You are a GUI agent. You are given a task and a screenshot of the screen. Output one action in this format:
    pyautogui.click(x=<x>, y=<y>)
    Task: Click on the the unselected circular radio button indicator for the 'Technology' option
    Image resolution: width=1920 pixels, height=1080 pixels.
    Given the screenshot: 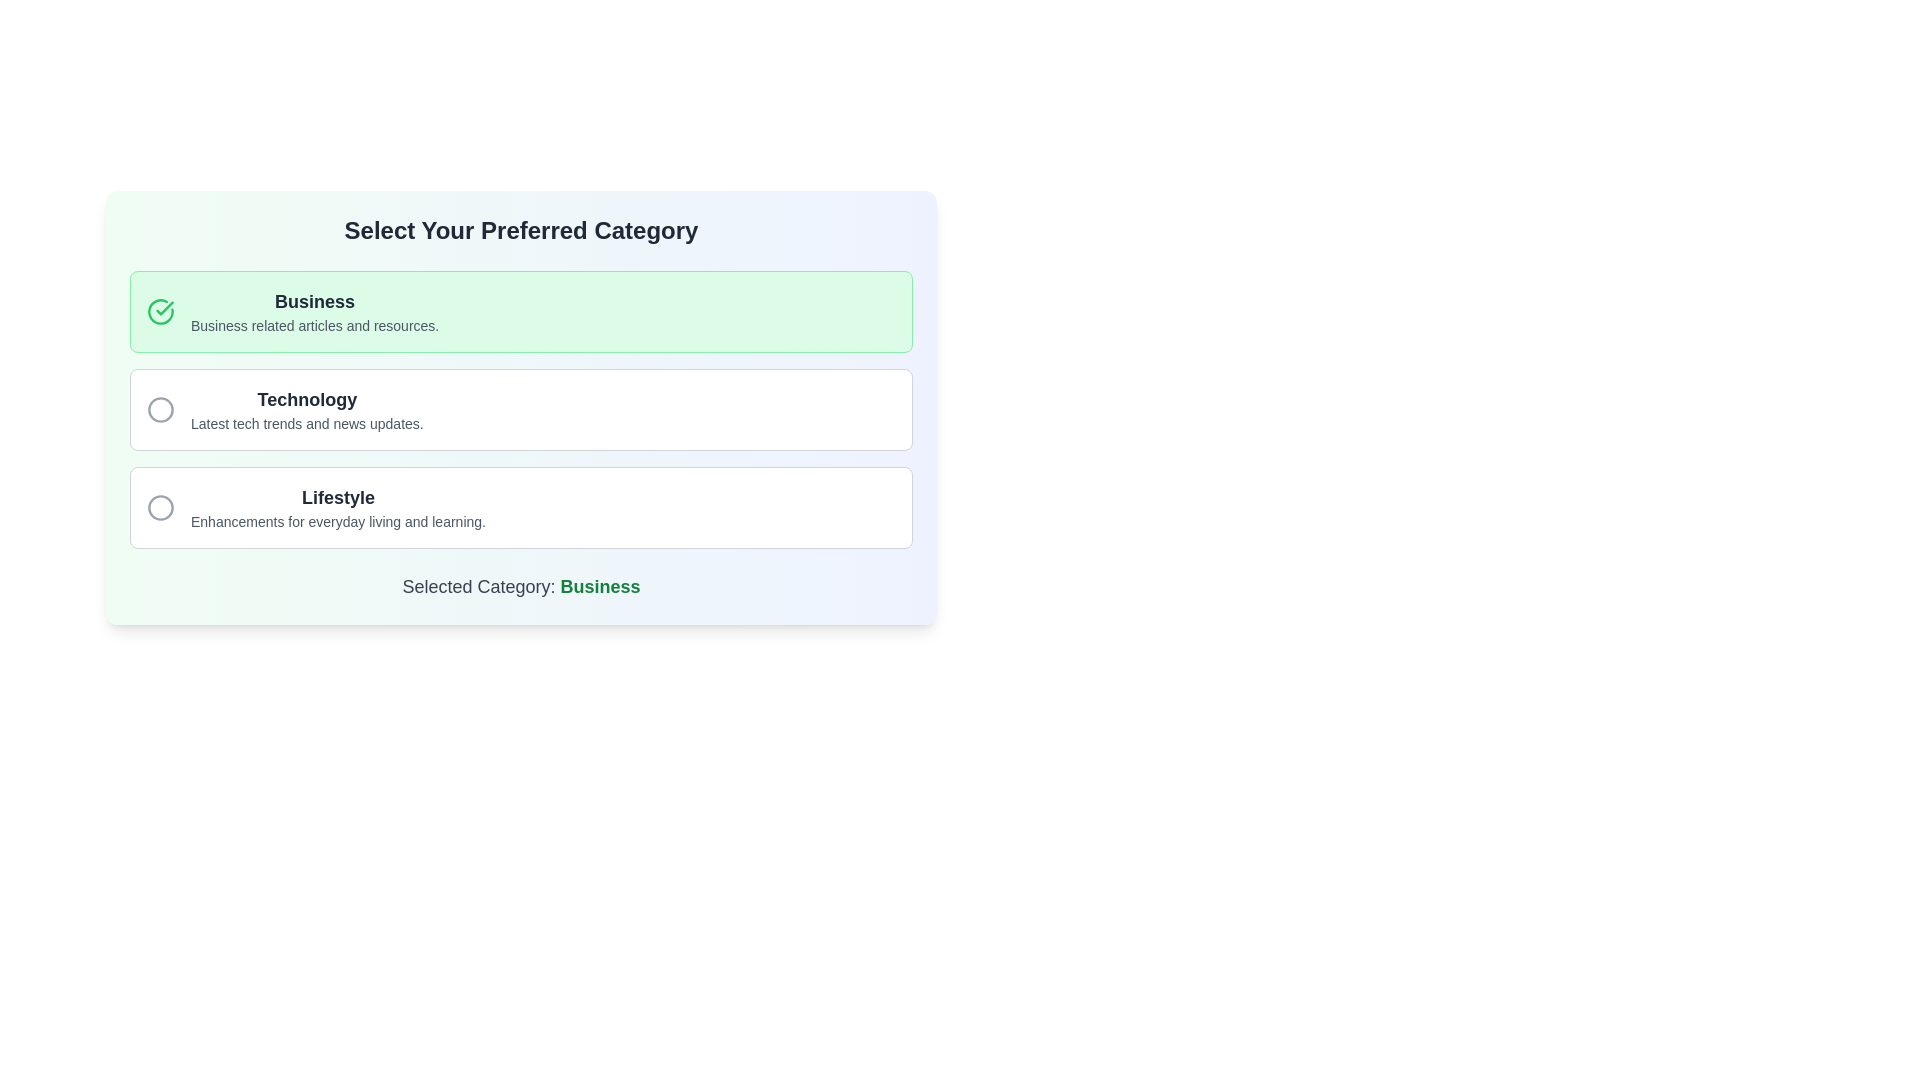 What is the action you would take?
    pyautogui.click(x=161, y=408)
    